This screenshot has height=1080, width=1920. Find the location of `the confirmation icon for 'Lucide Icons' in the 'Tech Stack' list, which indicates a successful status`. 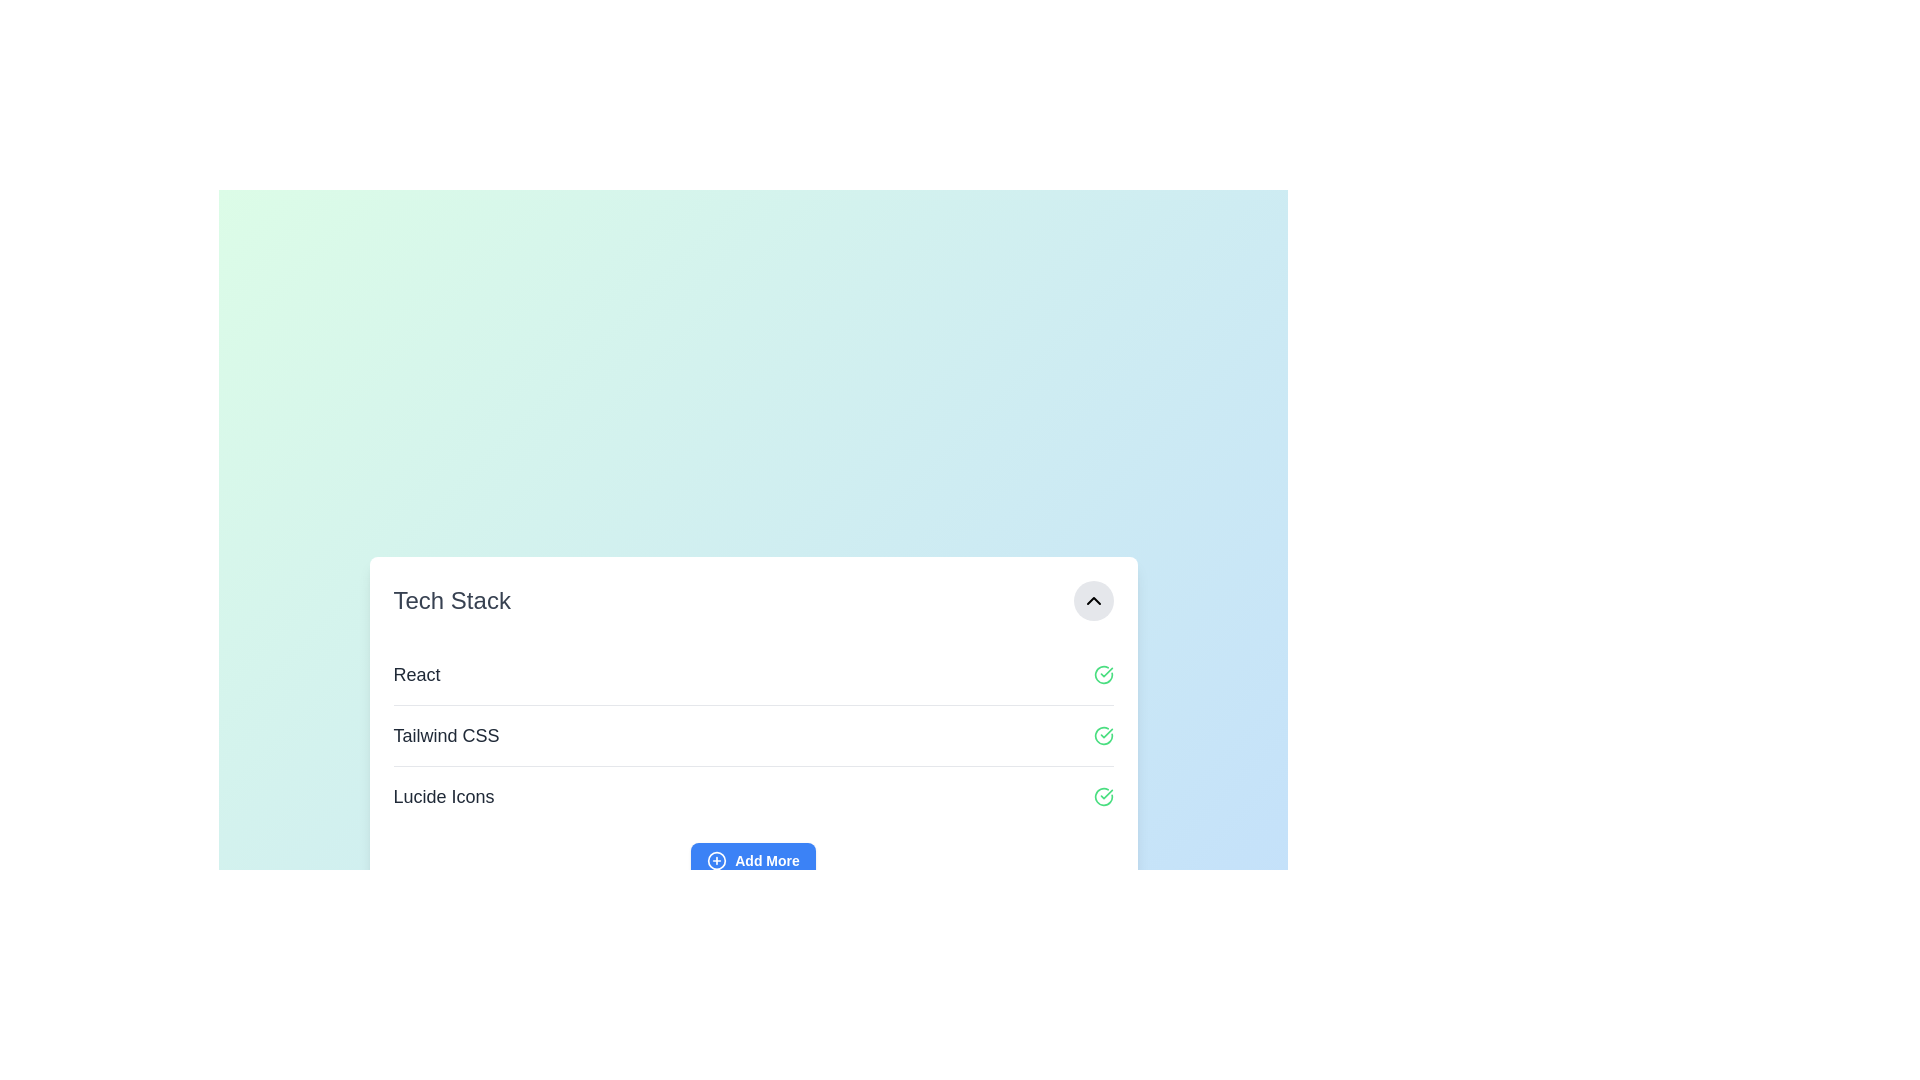

the confirmation icon for 'Lucide Icons' in the 'Tech Stack' list, which indicates a successful status is located at coordinates (1102, 796).